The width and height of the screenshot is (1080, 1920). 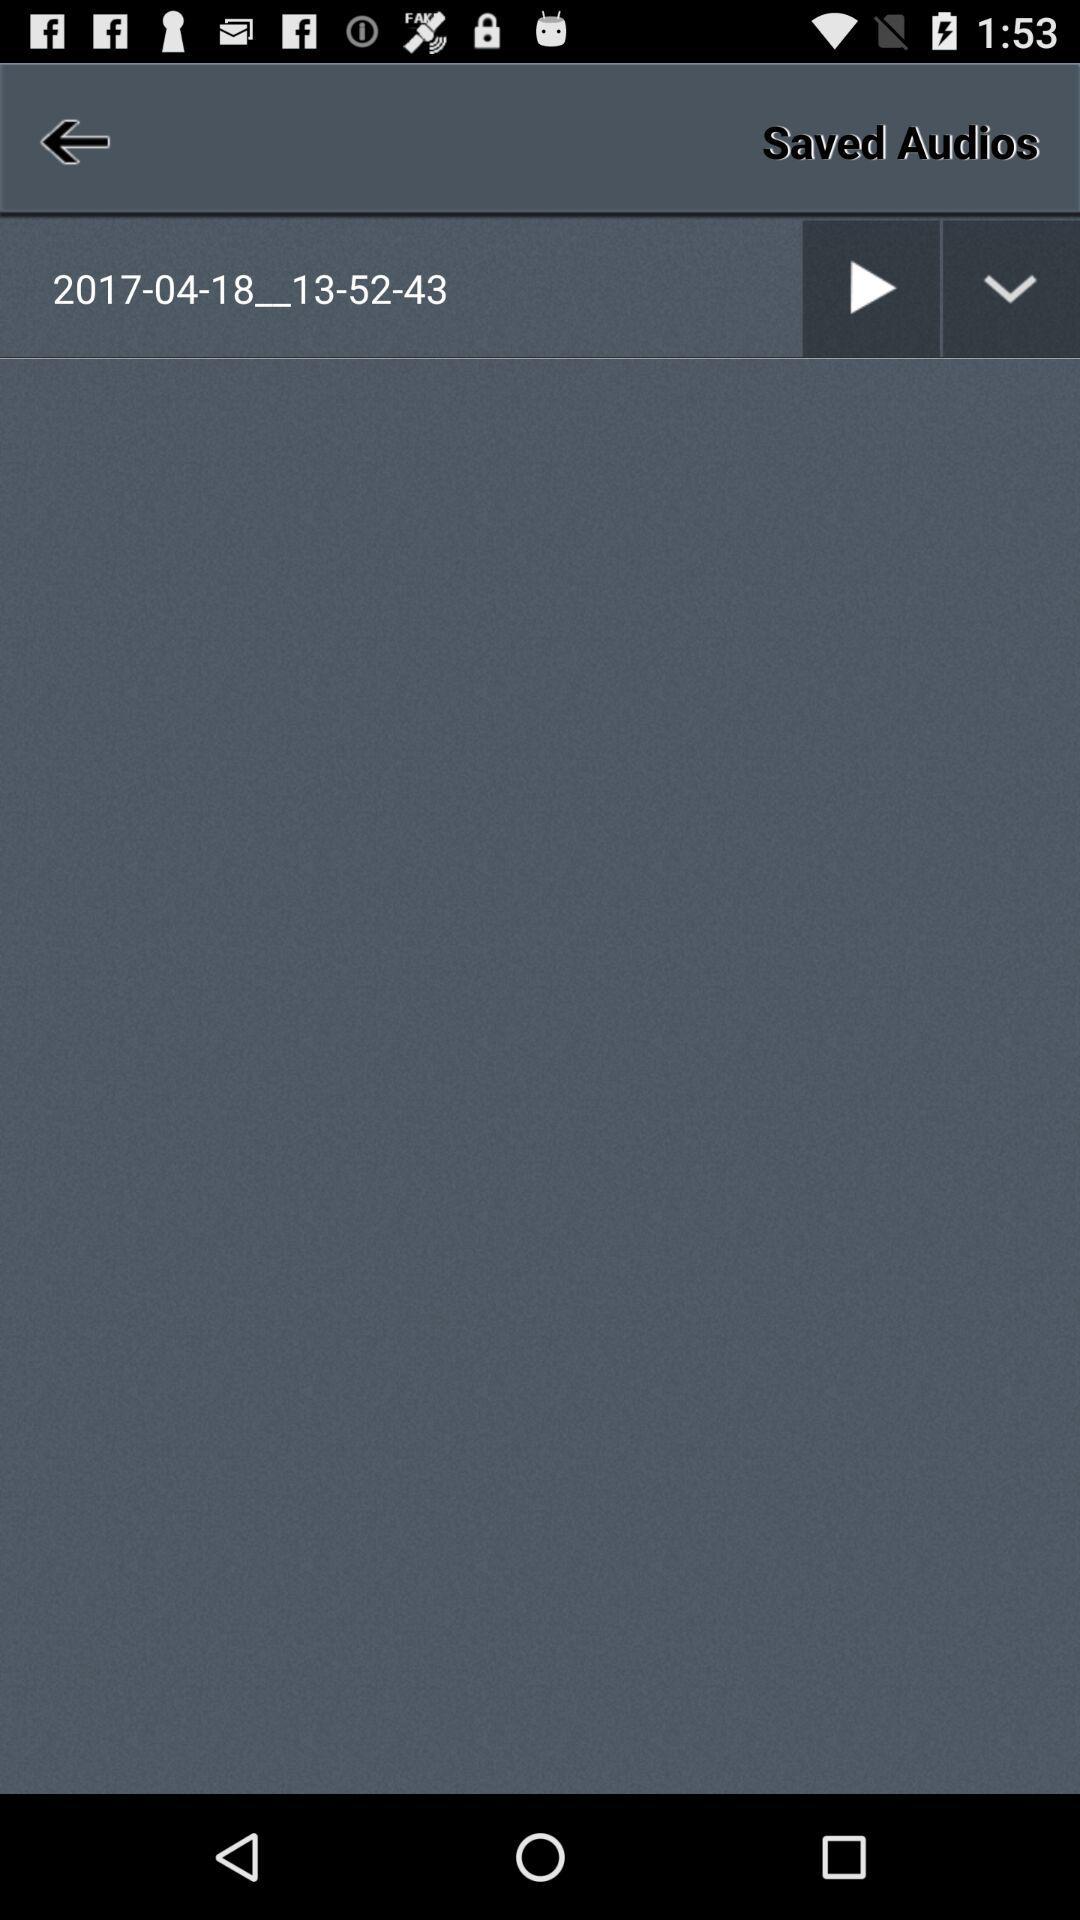 I want to click on the app to the left of the saved audios, so click(x=71, y=140).